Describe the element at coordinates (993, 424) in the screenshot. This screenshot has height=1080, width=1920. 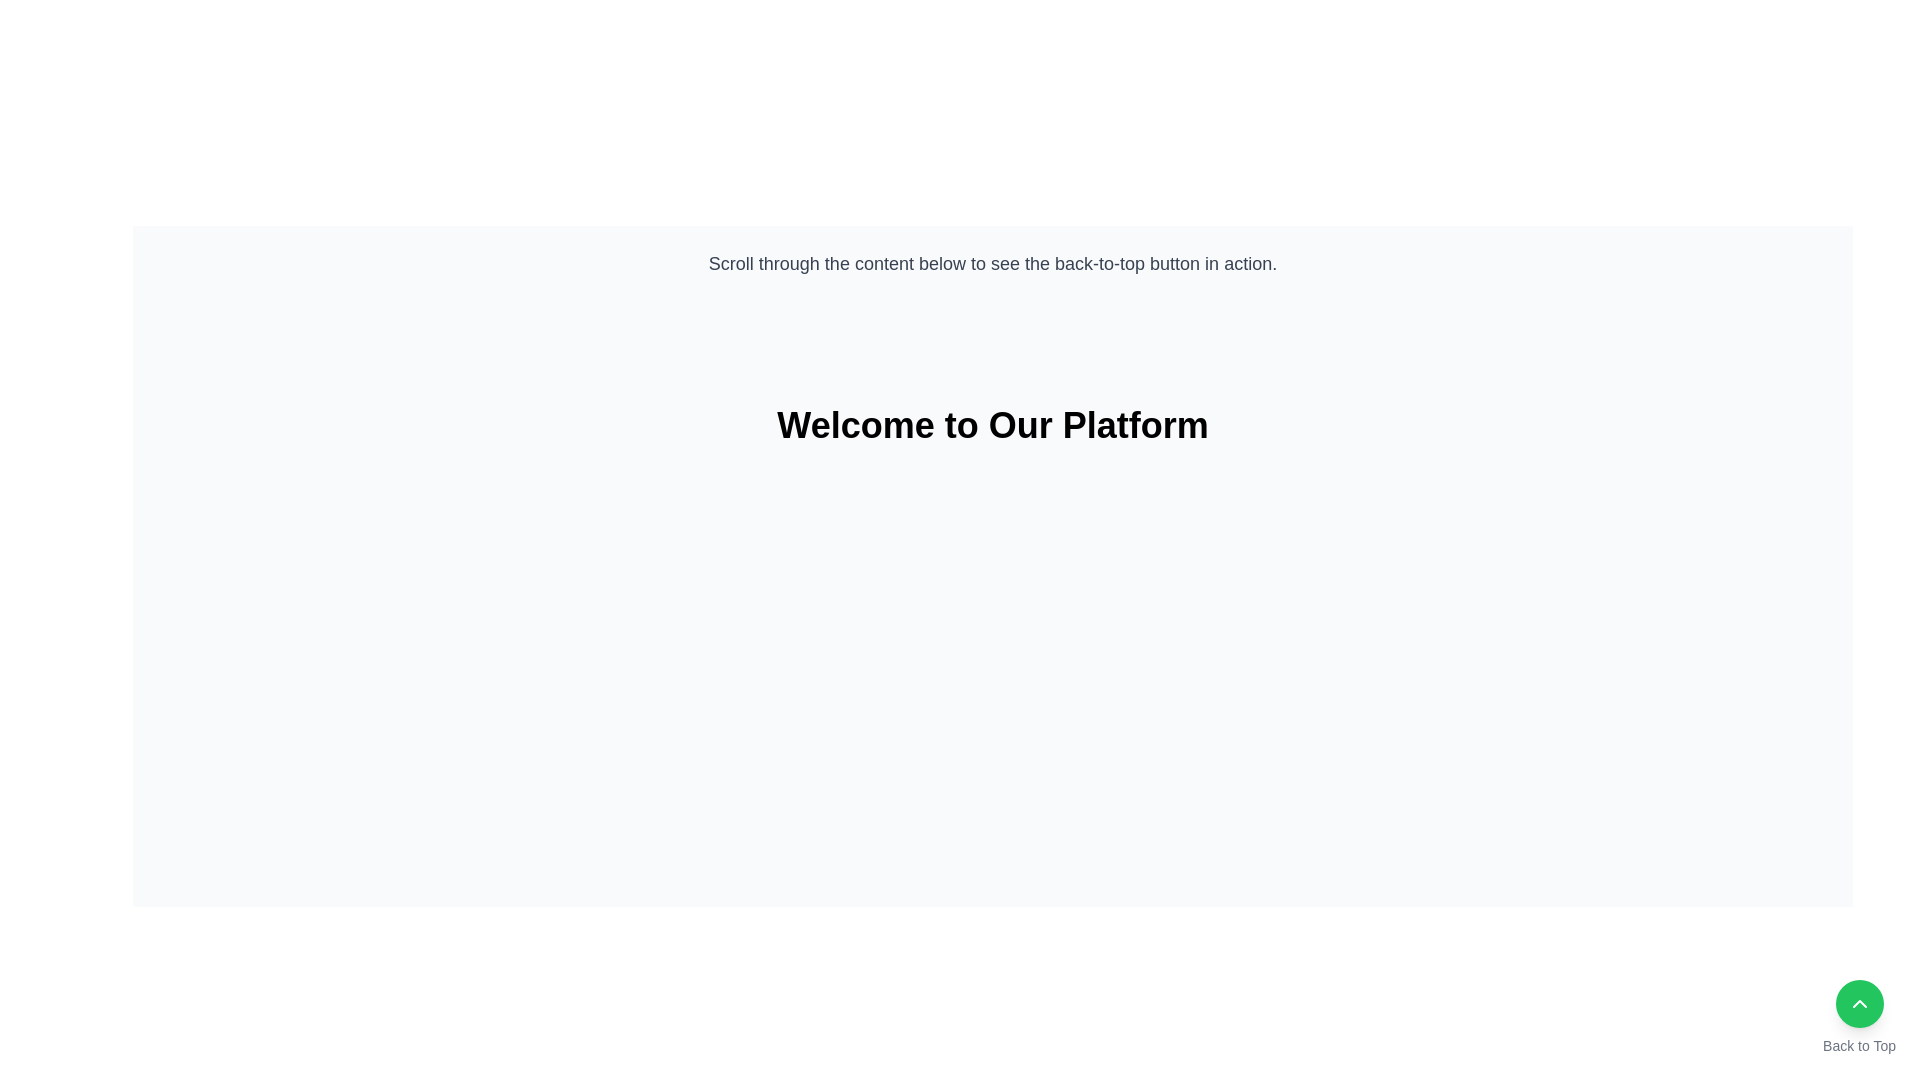
I see `the heading text that reads 'Welcome to Our Platform', which is a bold, large-sized, center-aligned text displayed in black color` at that location.